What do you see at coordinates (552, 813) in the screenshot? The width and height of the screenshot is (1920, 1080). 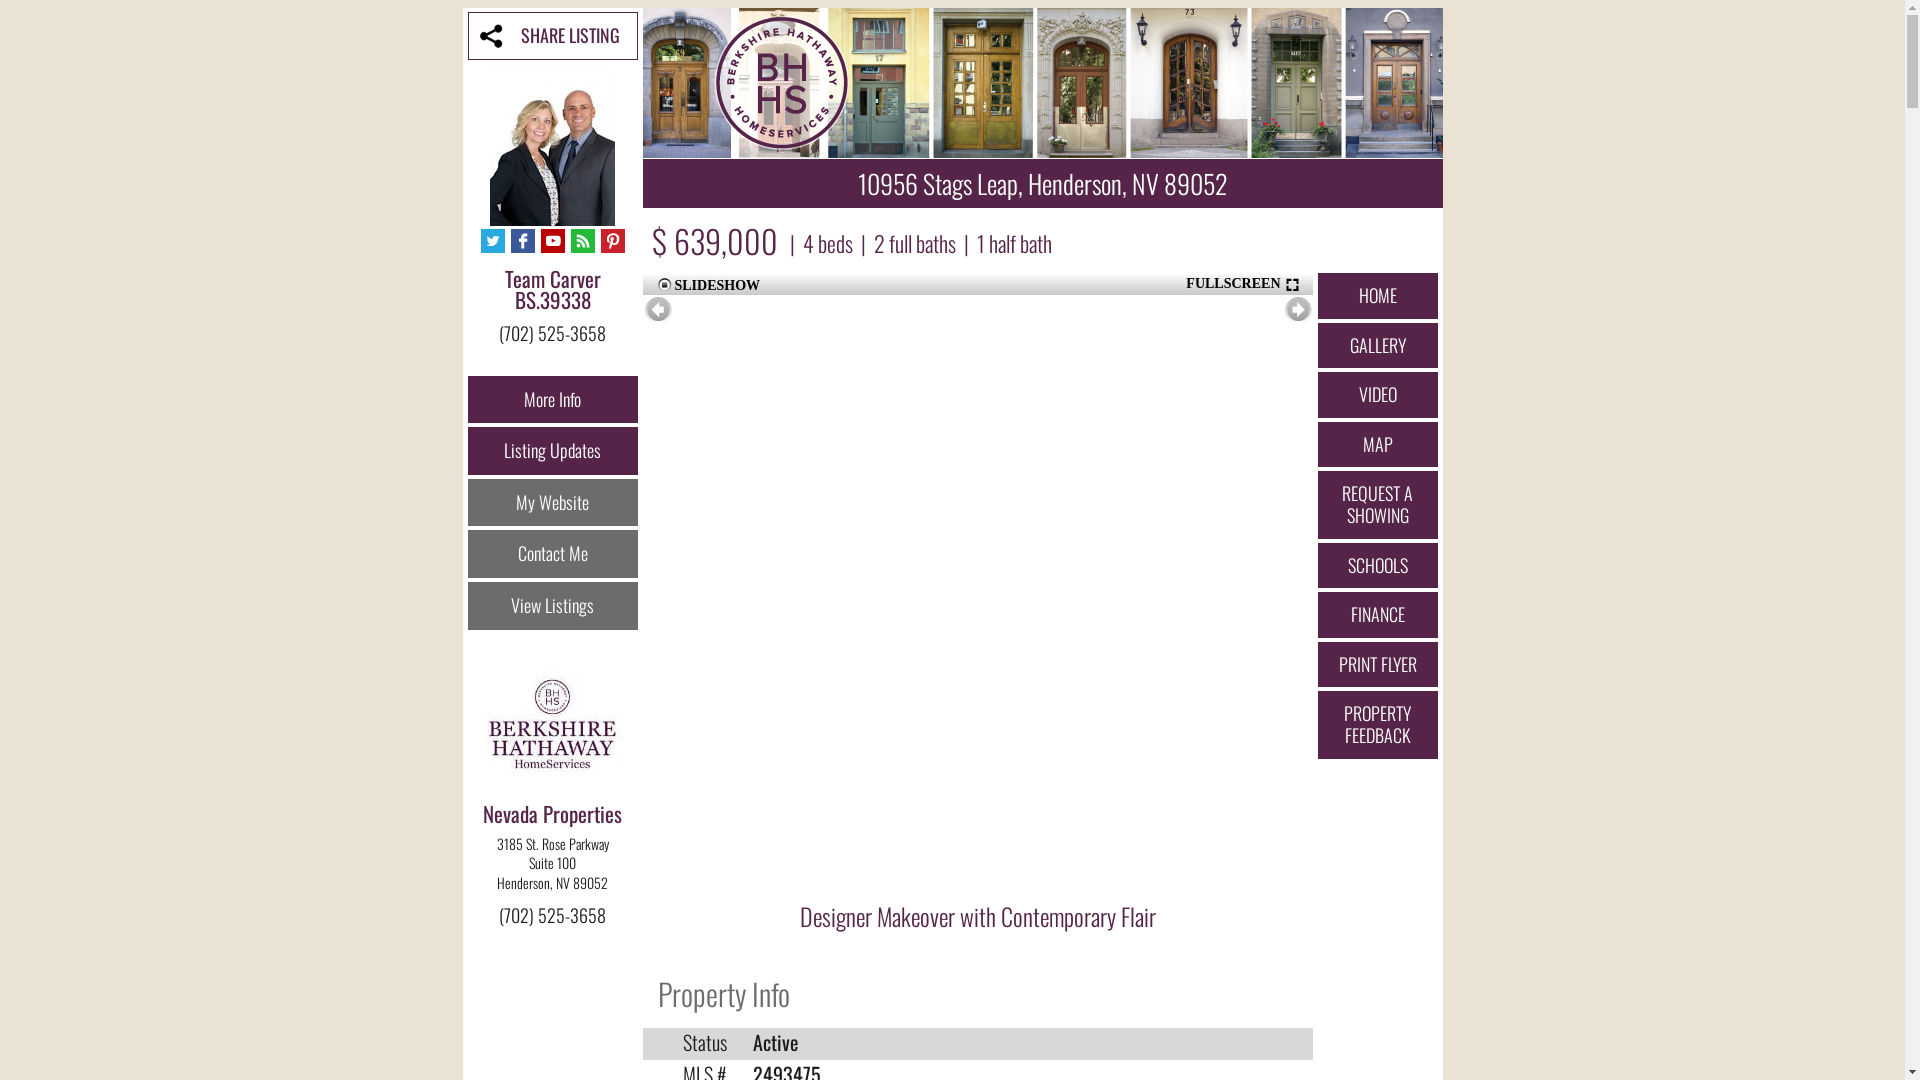 I see `'Nevada Properties'` at bounding box center [552, 813].